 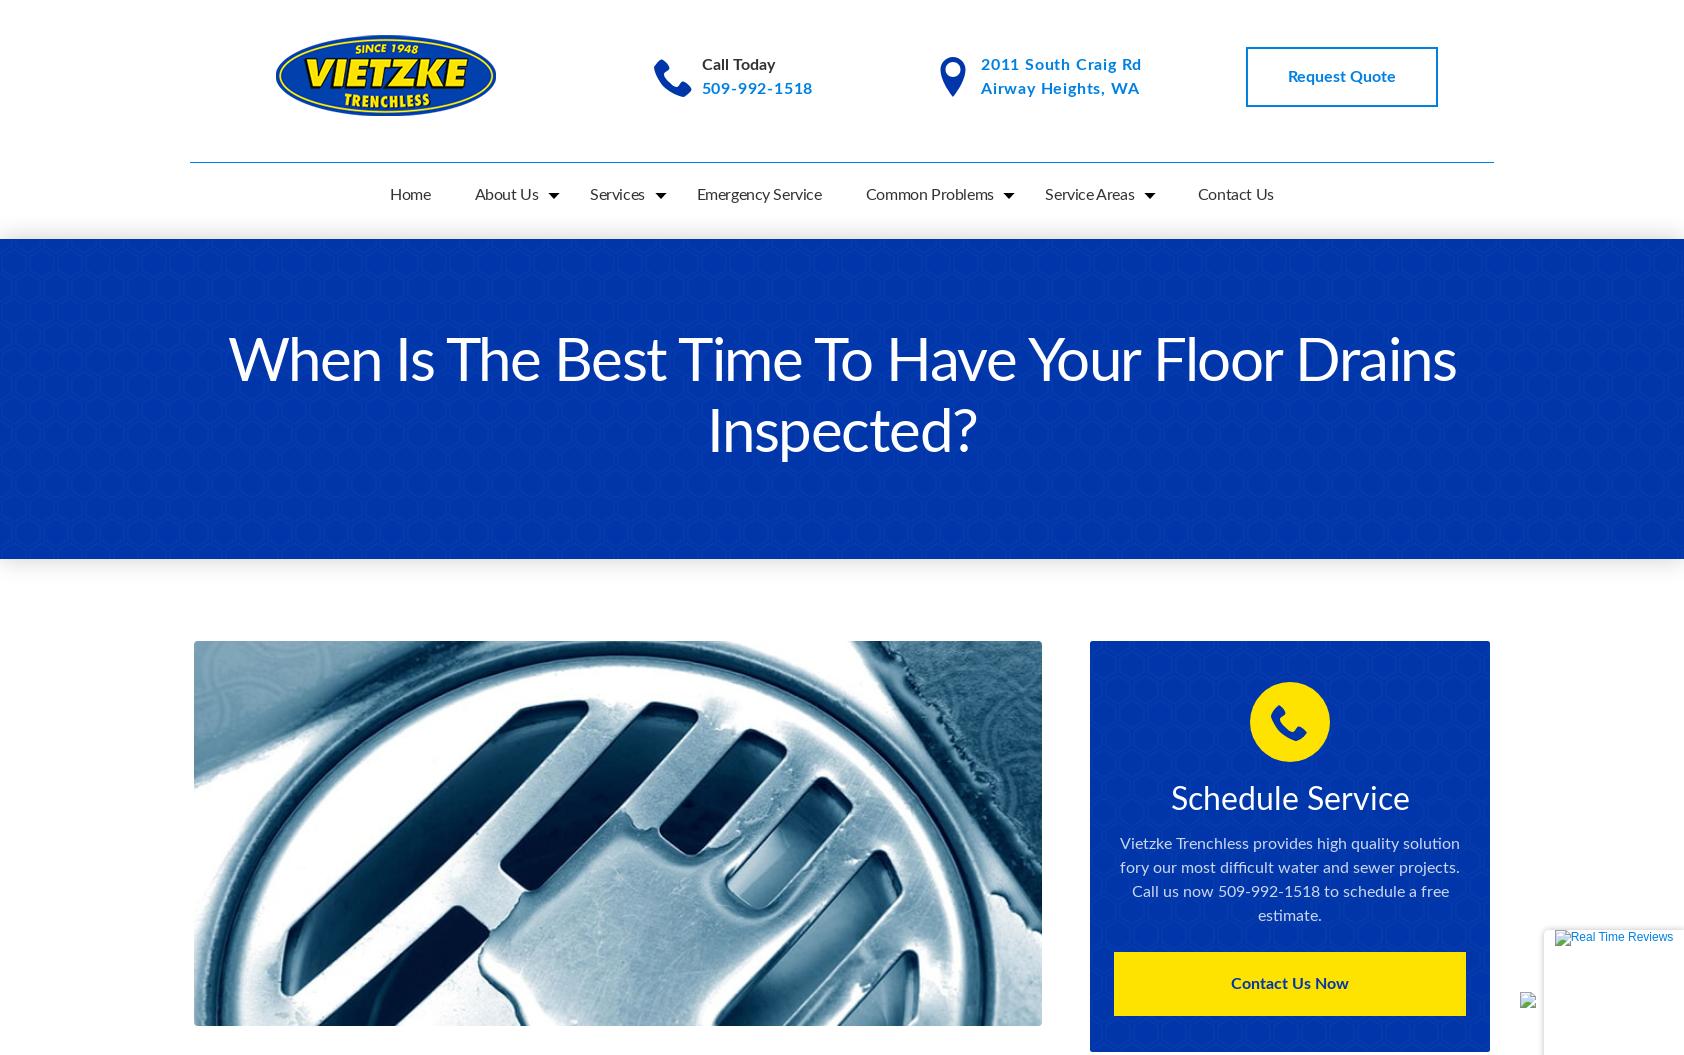 What do you see at coordinates (737, 63) in the screenshot?
I see `'Call Today'` at bounding box center [737, 63].